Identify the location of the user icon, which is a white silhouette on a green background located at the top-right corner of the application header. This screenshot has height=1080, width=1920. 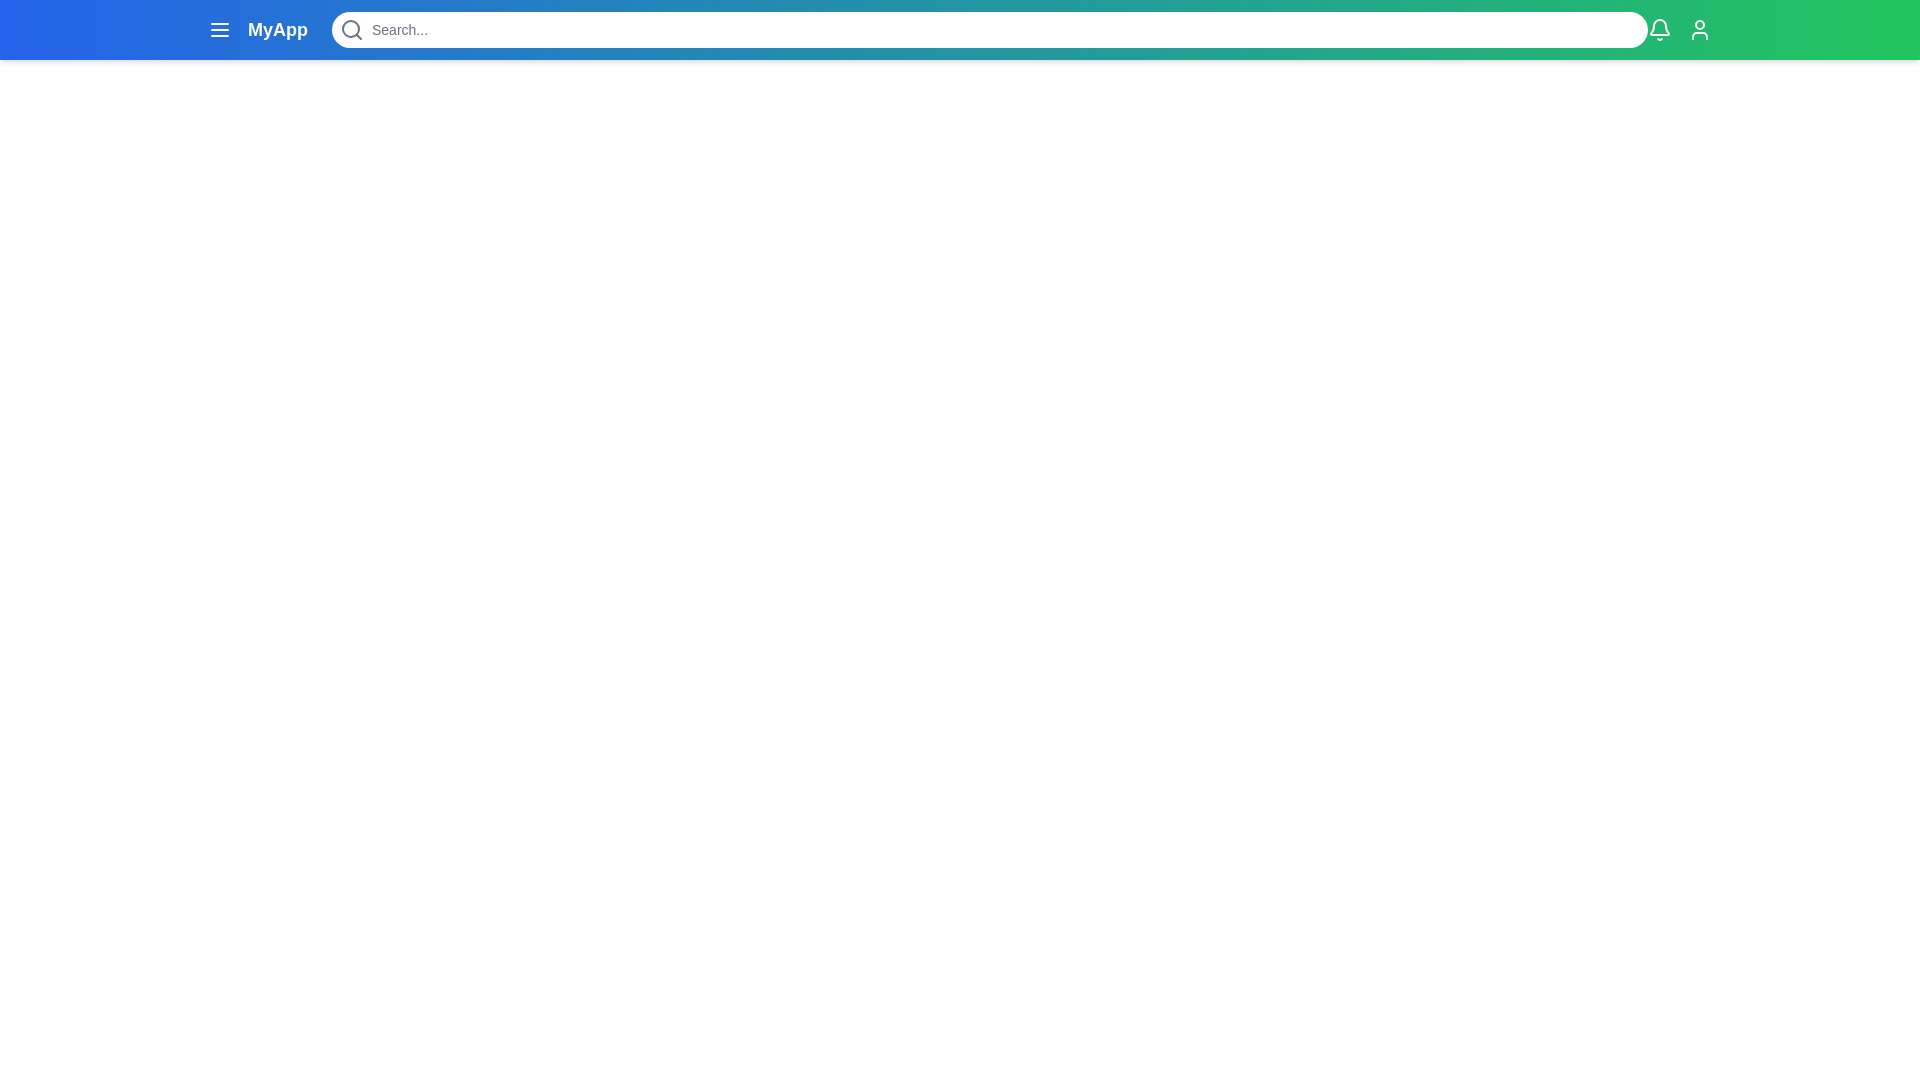
(1698, 30).